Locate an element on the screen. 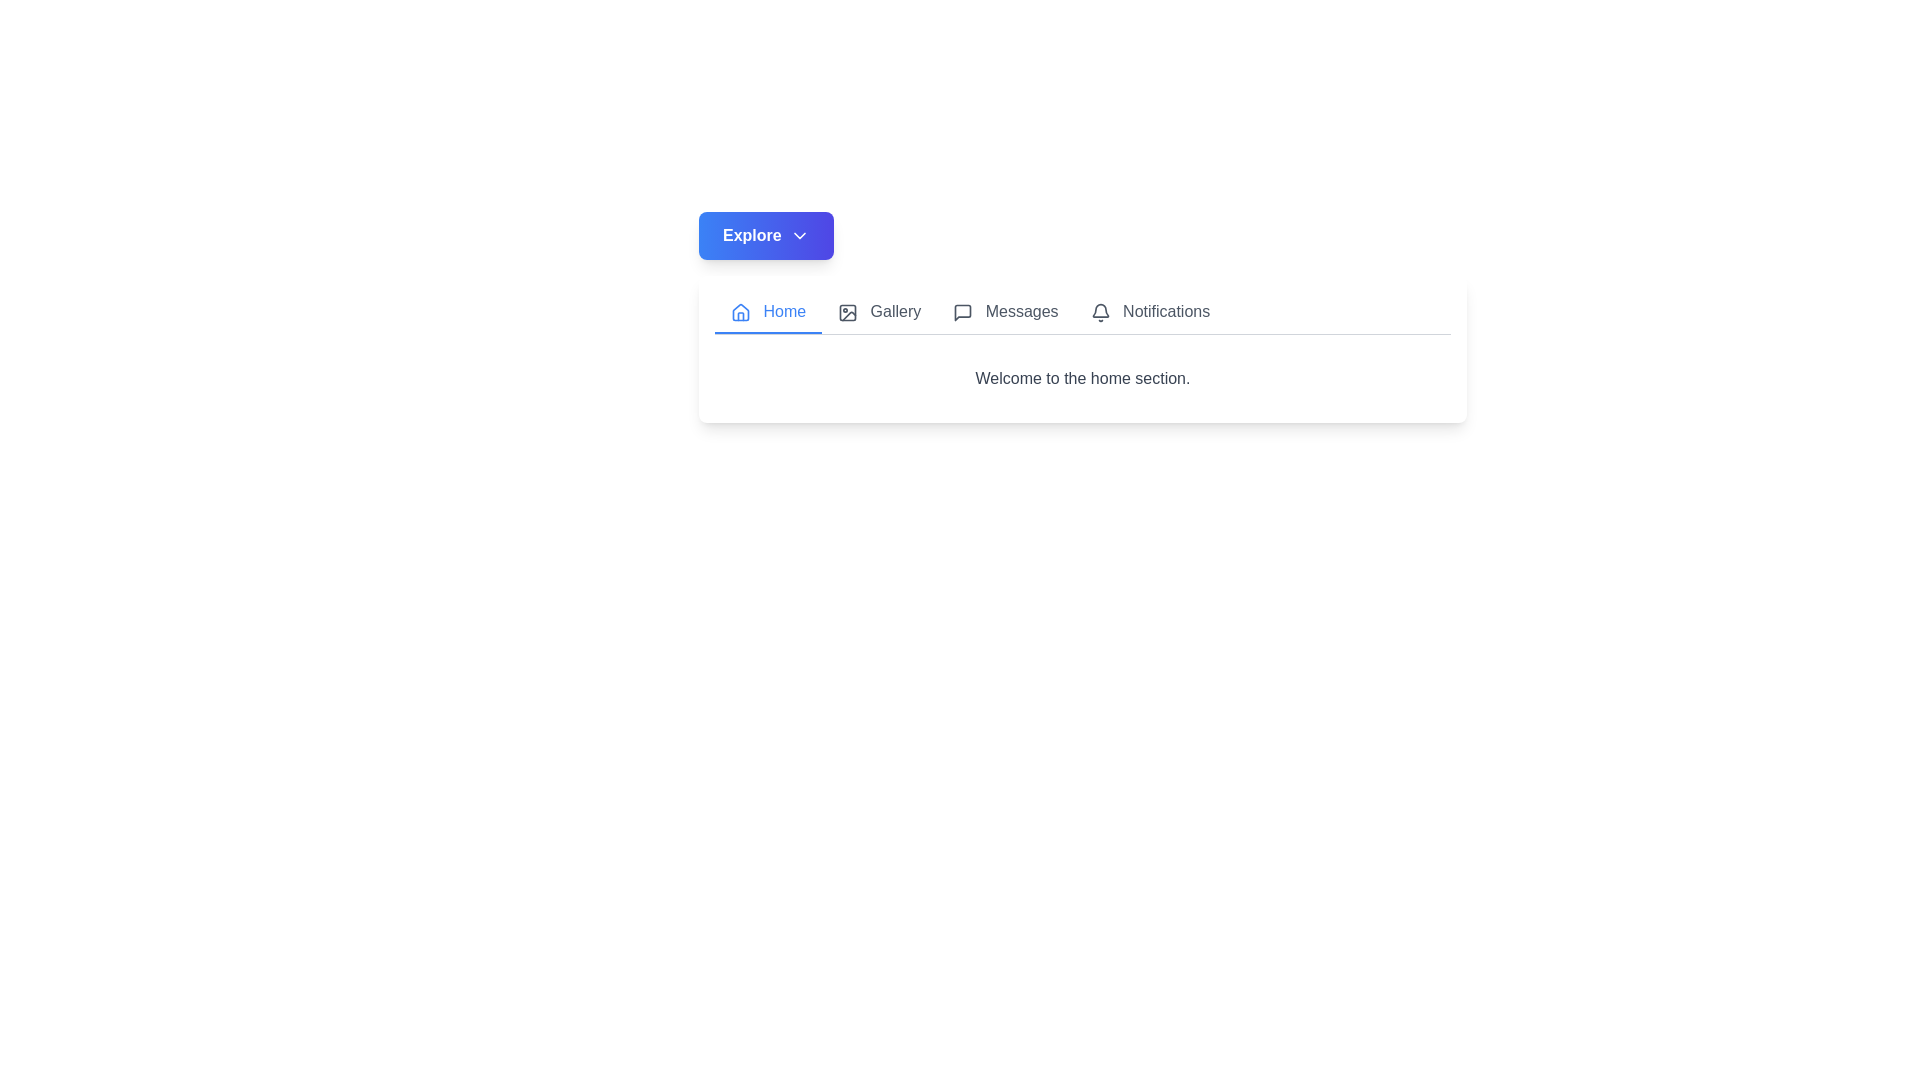  the 'Explore' button which contains a chevron icon indicating additional options when activated is located at coordinates (798, 234).